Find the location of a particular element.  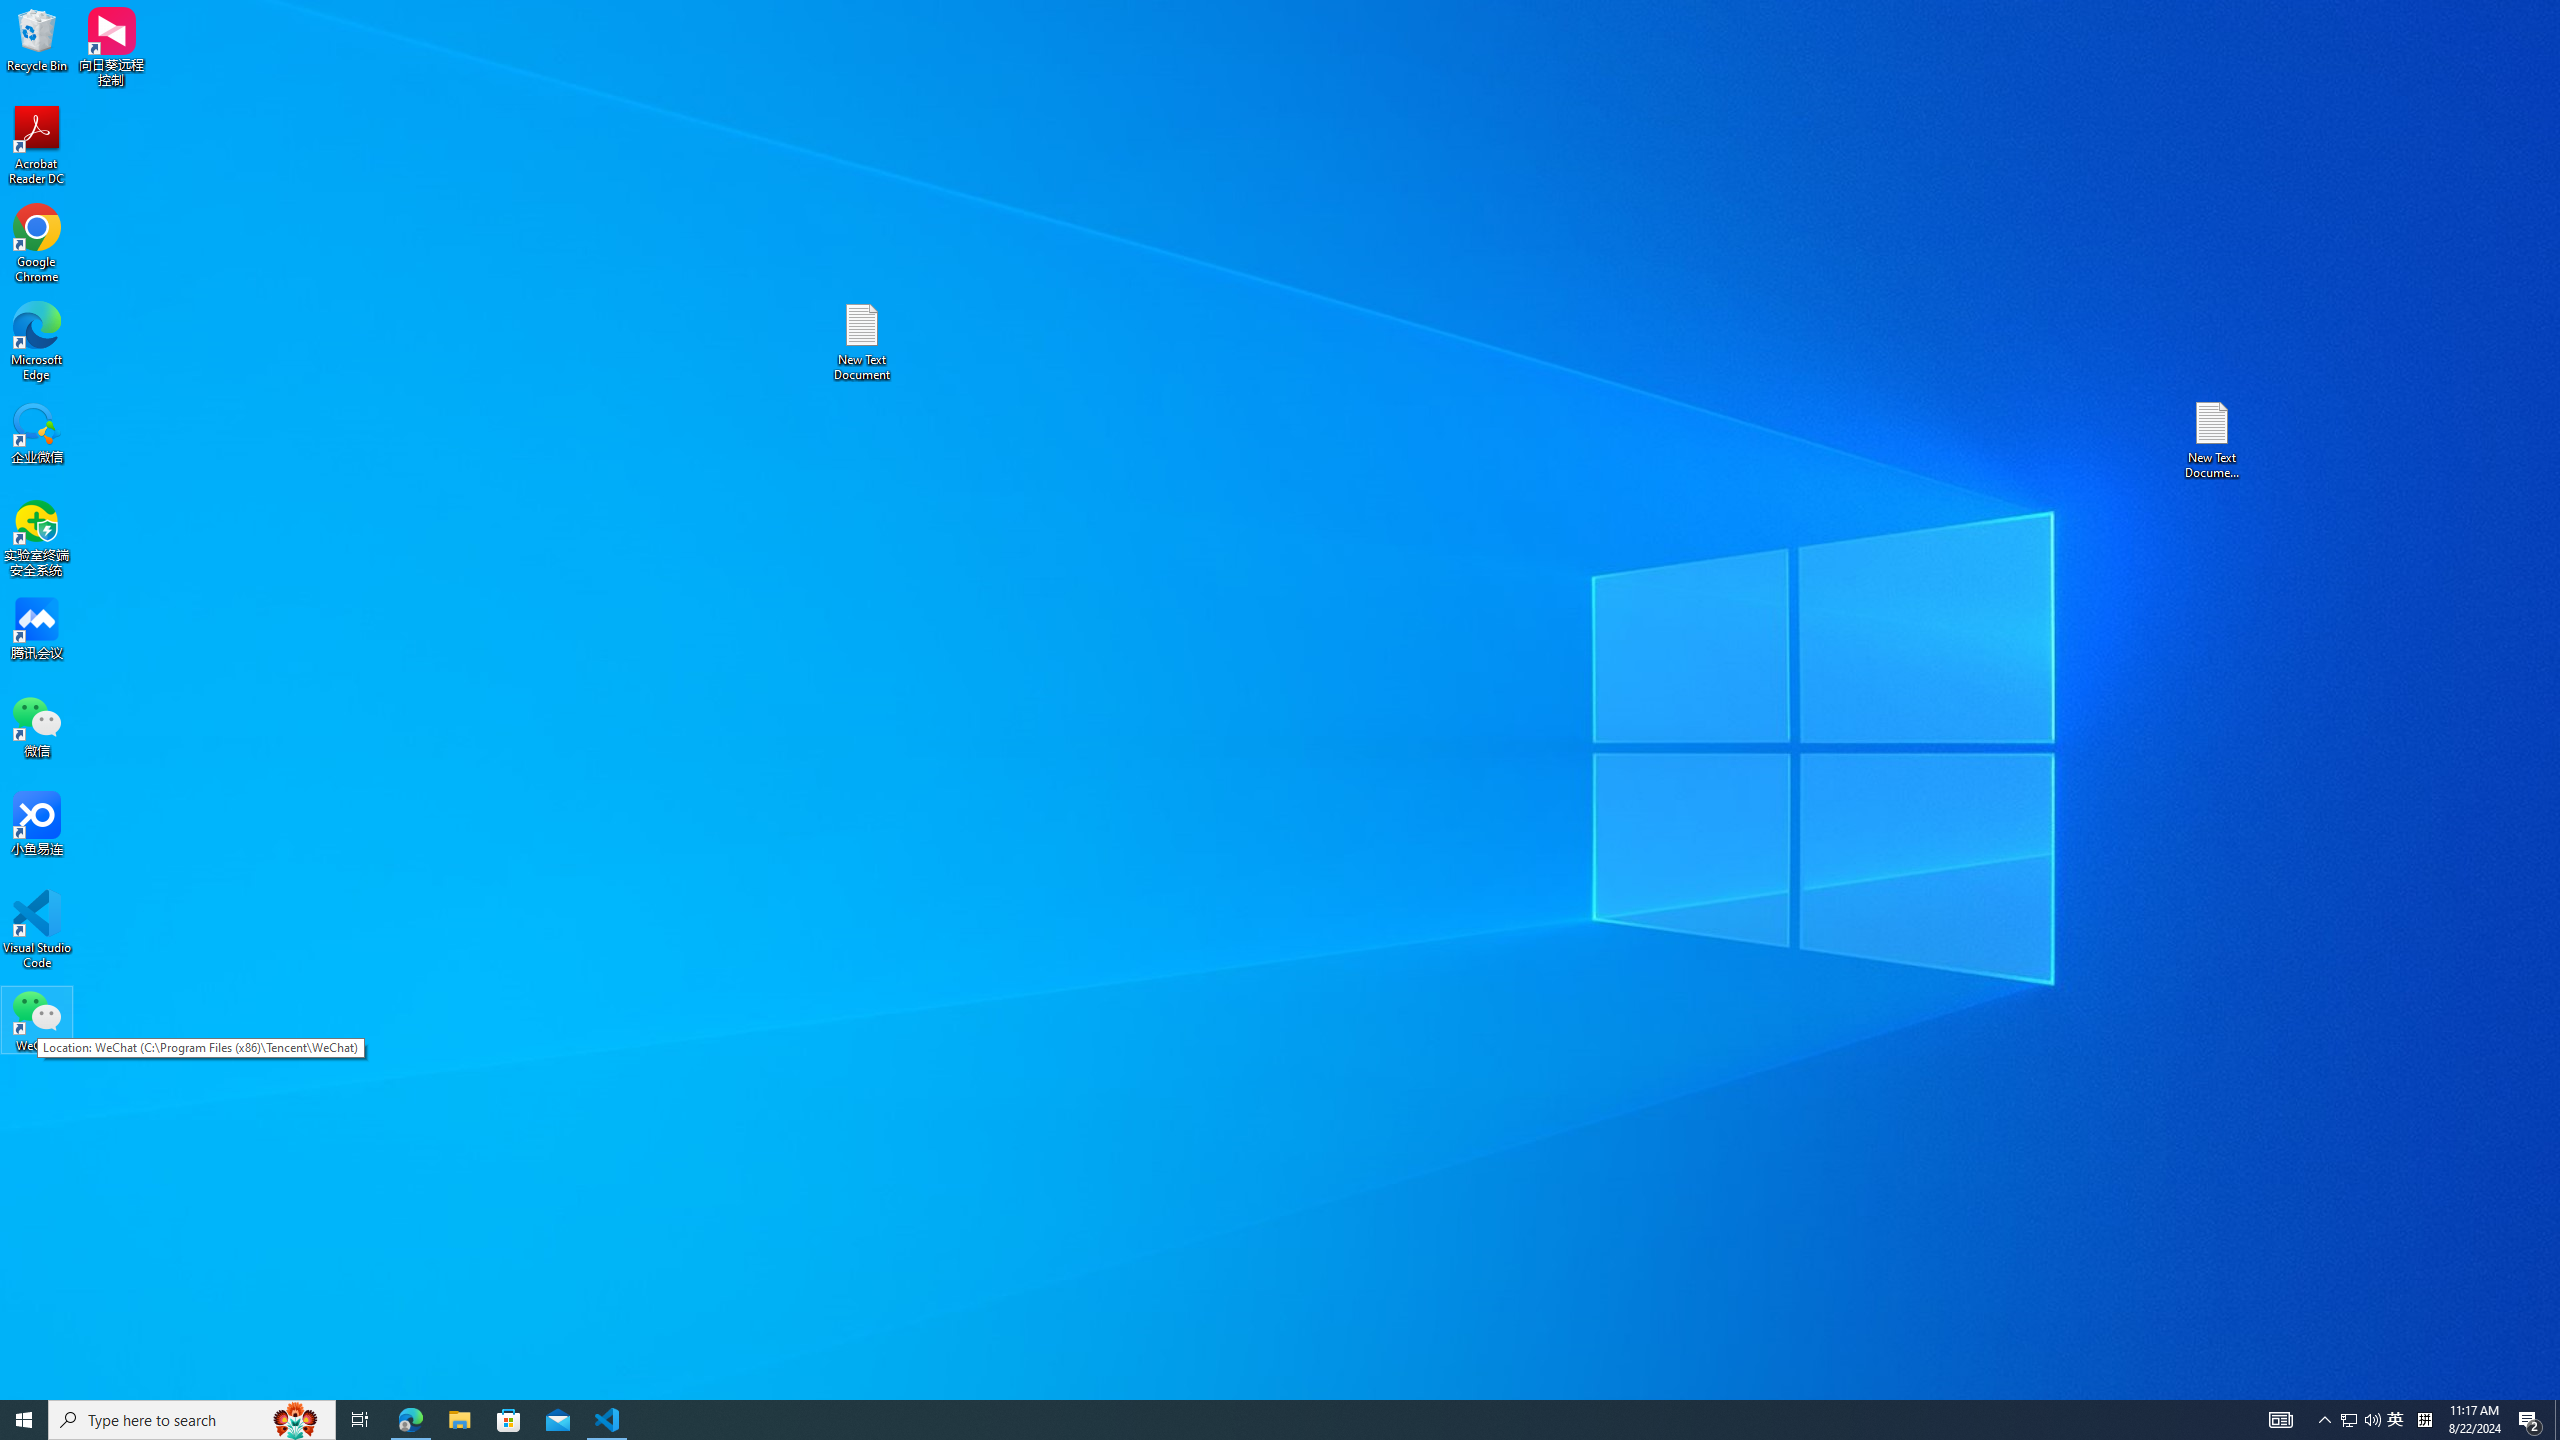

'New Text Document' is located at coordinates (860, 341).